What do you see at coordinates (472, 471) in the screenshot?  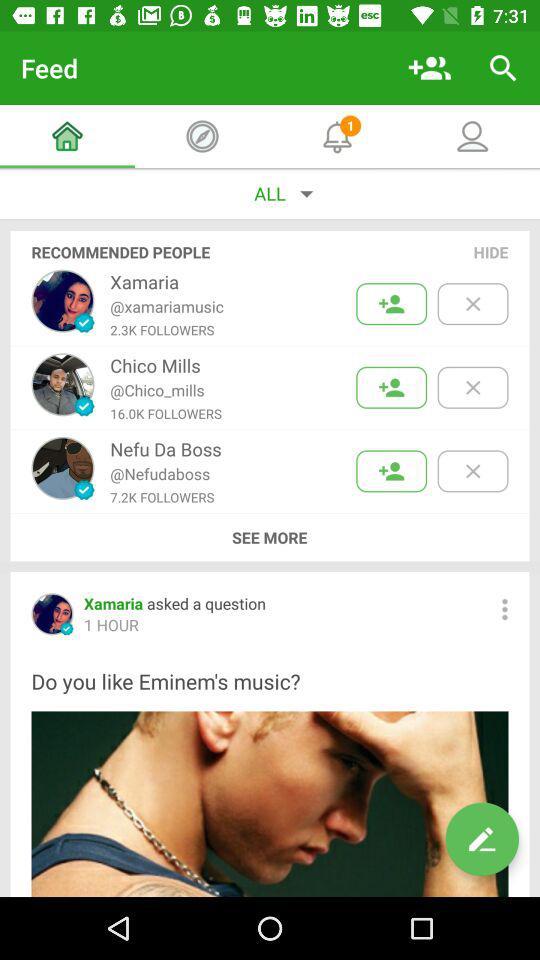 I see `because back devicer` at bounding box center [472, 471].